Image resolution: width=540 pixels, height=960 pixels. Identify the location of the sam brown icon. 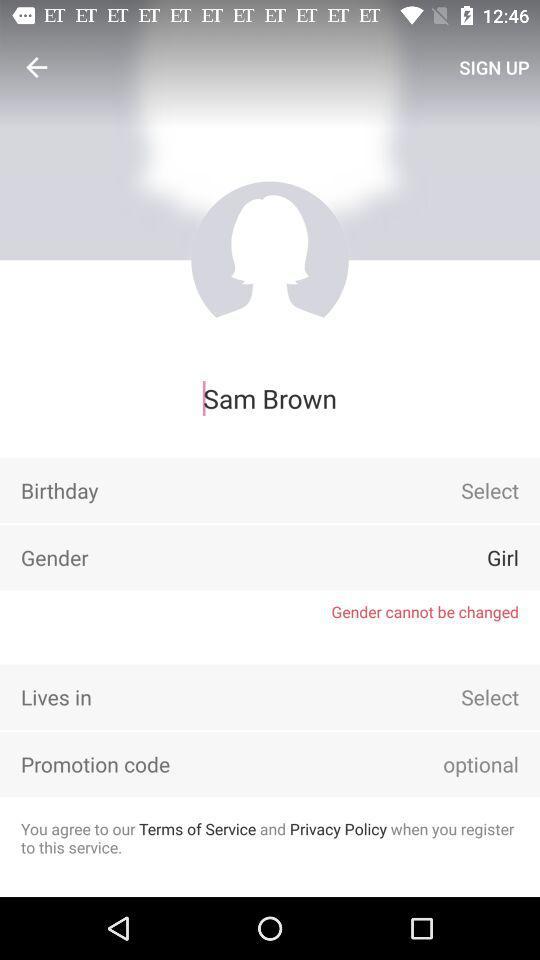
(270, 397).